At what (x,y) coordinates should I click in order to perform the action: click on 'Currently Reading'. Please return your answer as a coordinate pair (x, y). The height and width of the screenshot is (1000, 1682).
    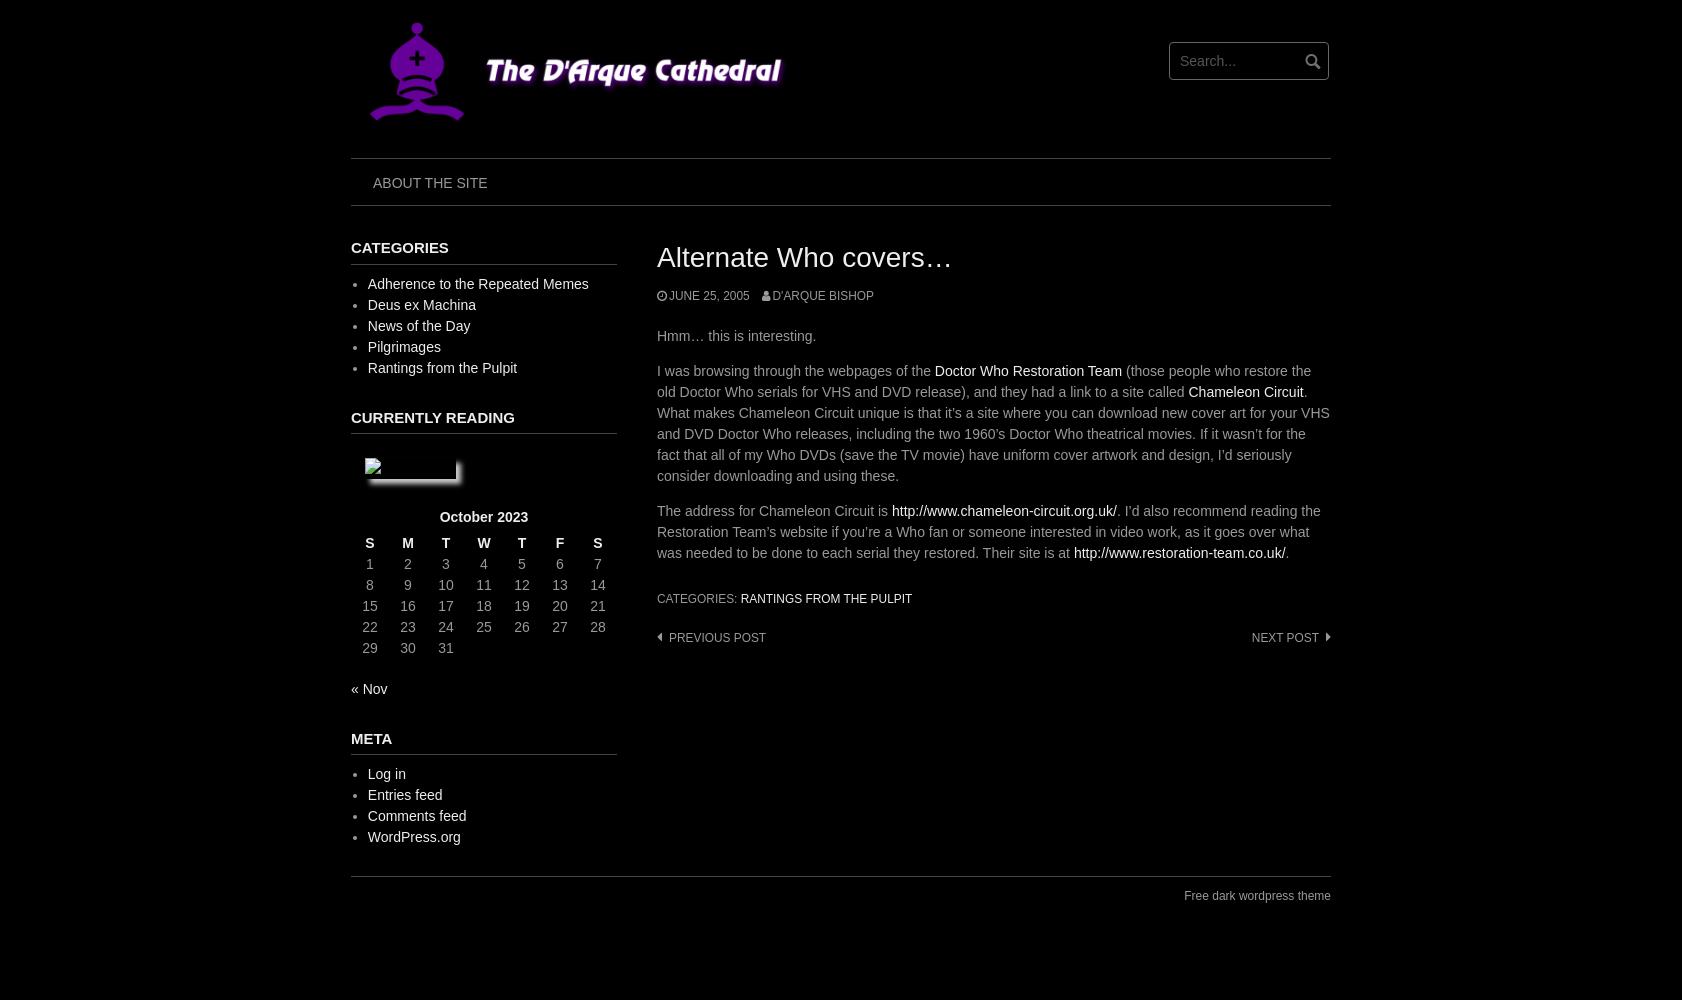
    Looking at the image, I should click on (432, 416).